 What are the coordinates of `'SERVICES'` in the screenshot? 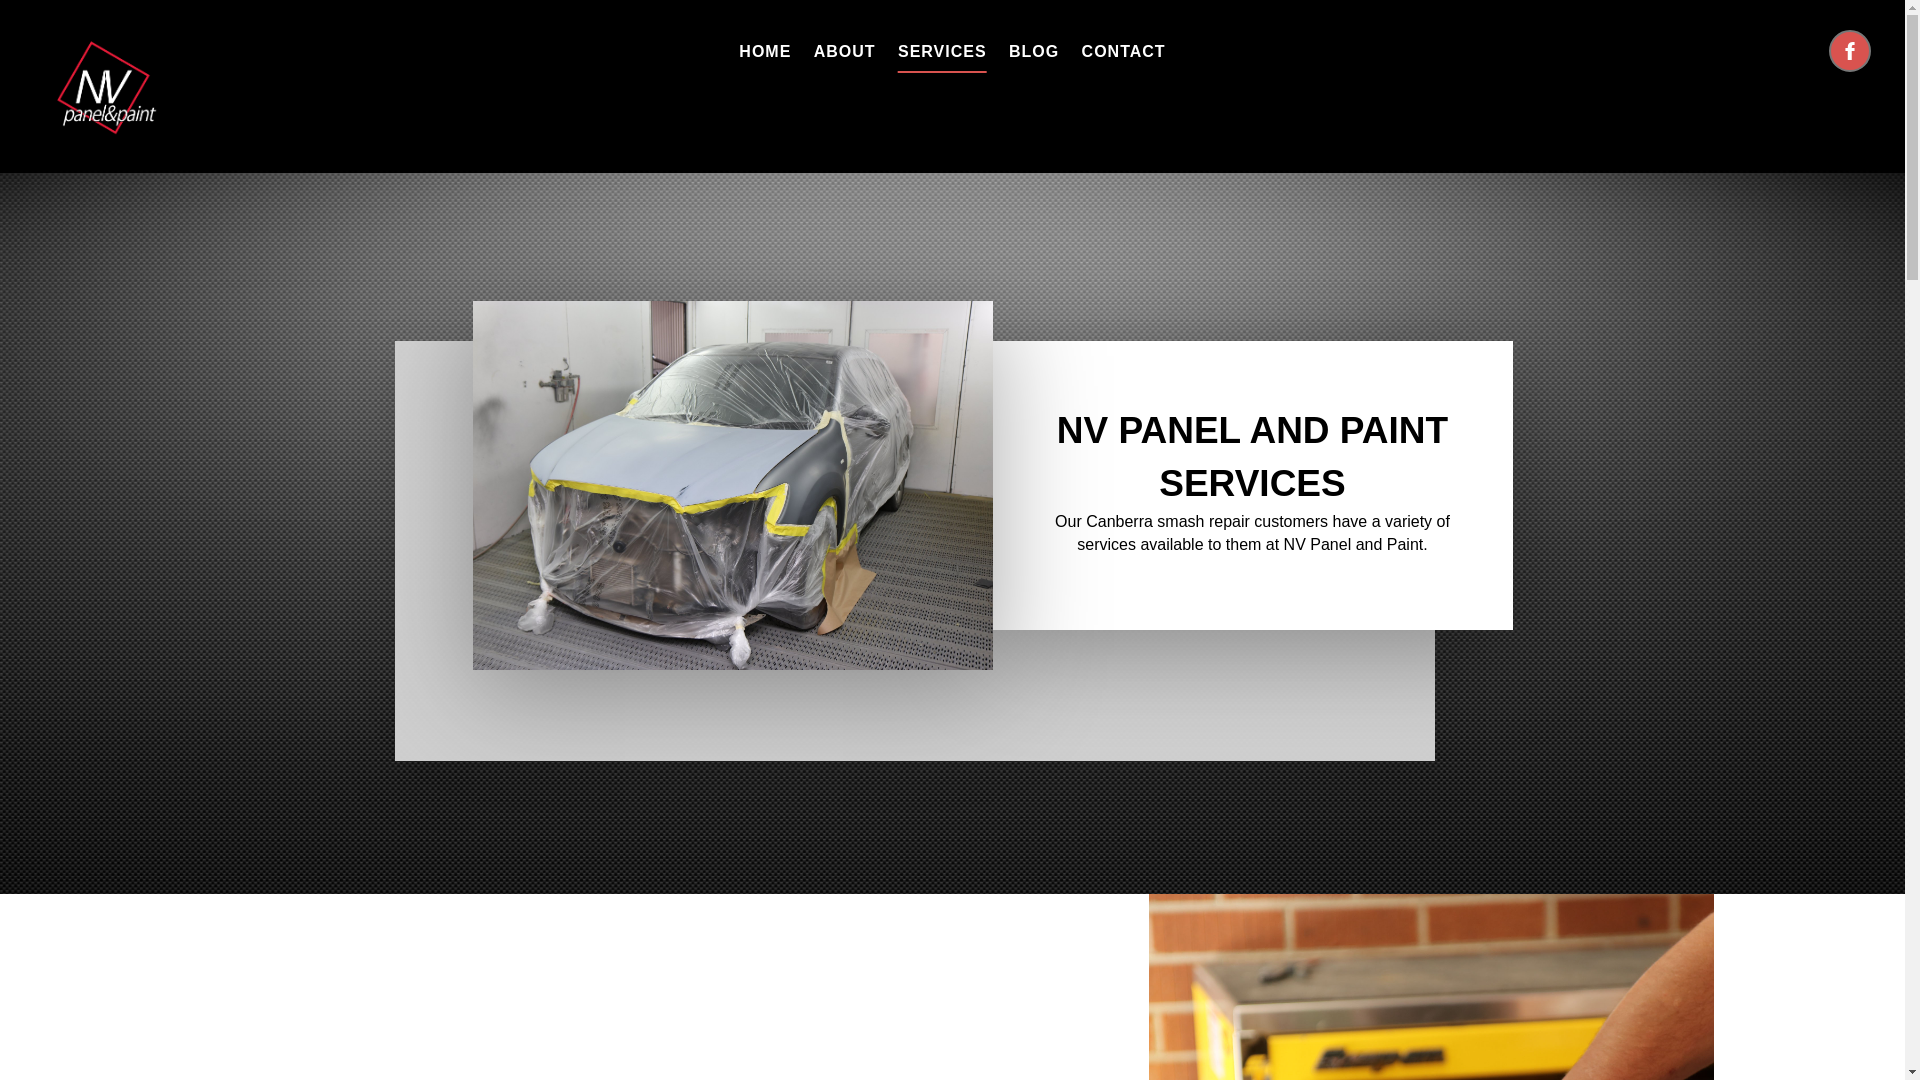 It's located at (896, 50).